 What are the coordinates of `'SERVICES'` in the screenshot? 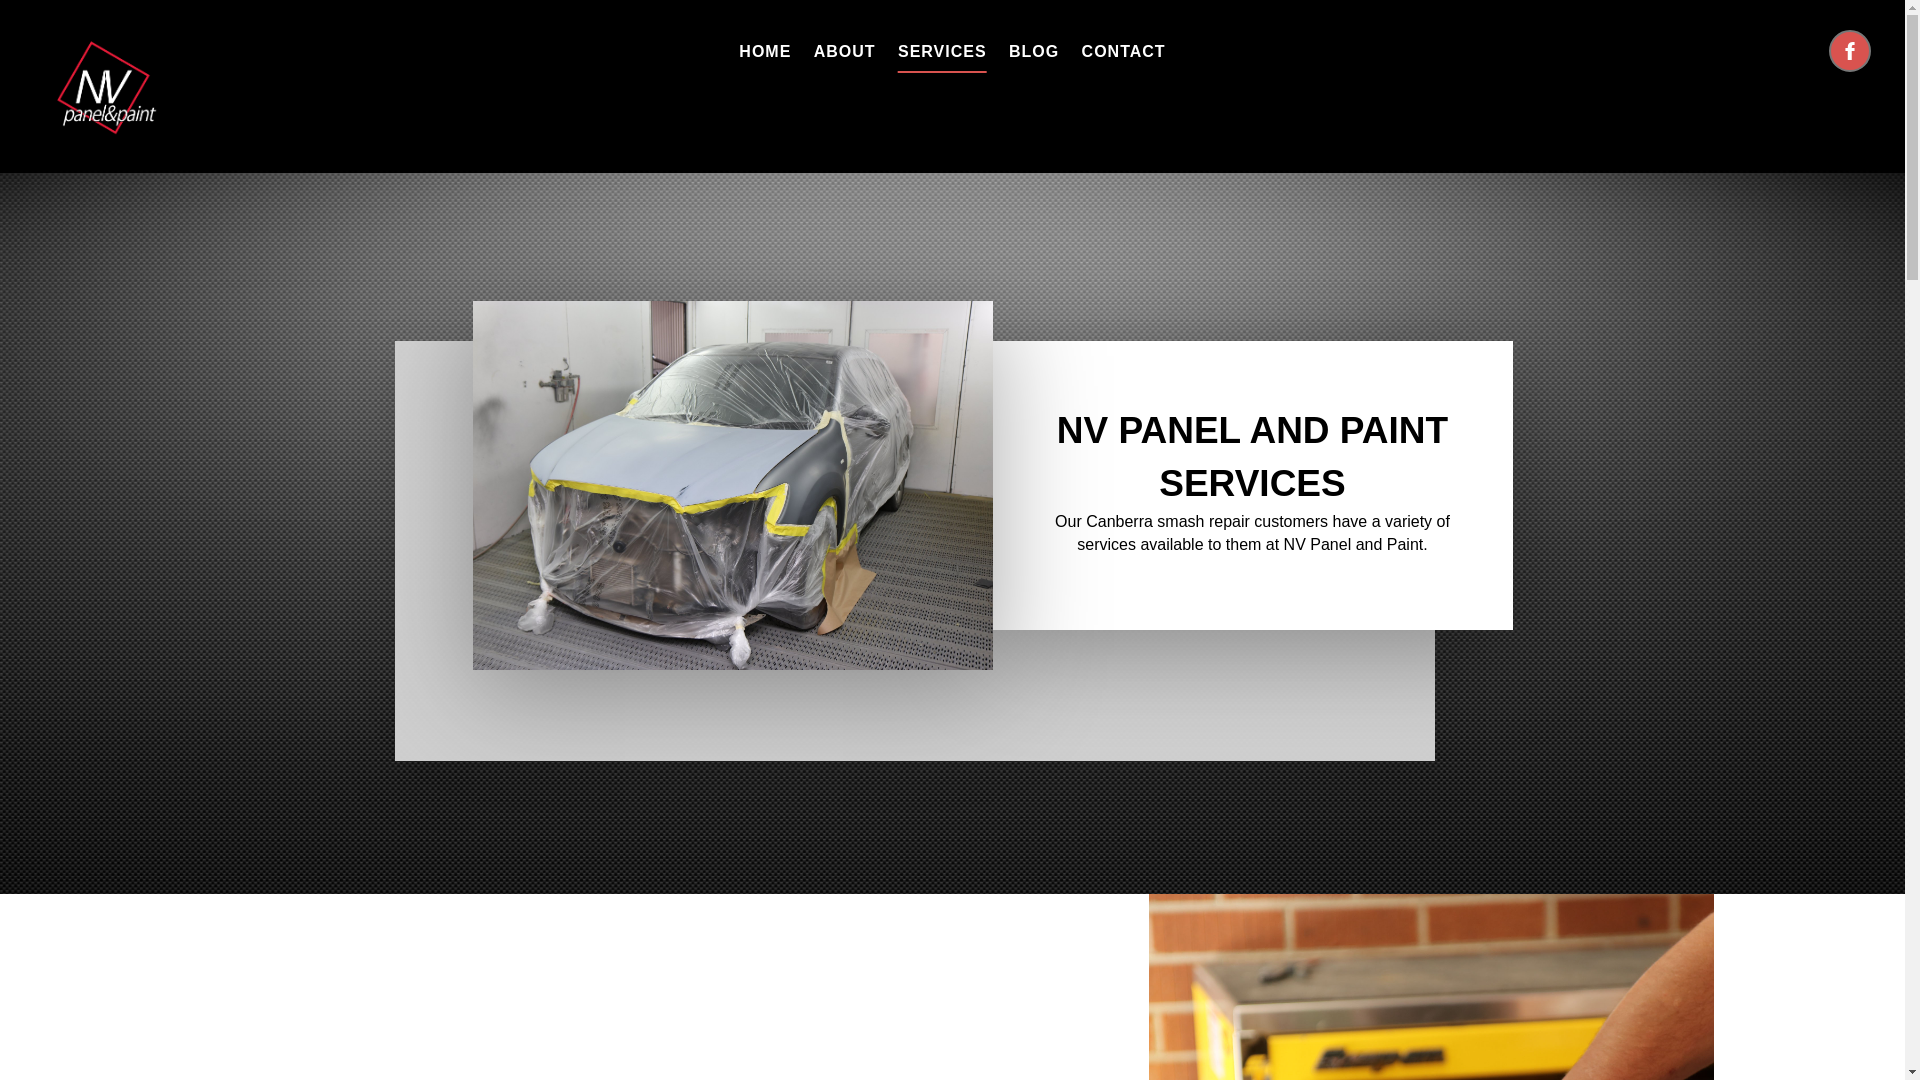 It's located at (896, 50).